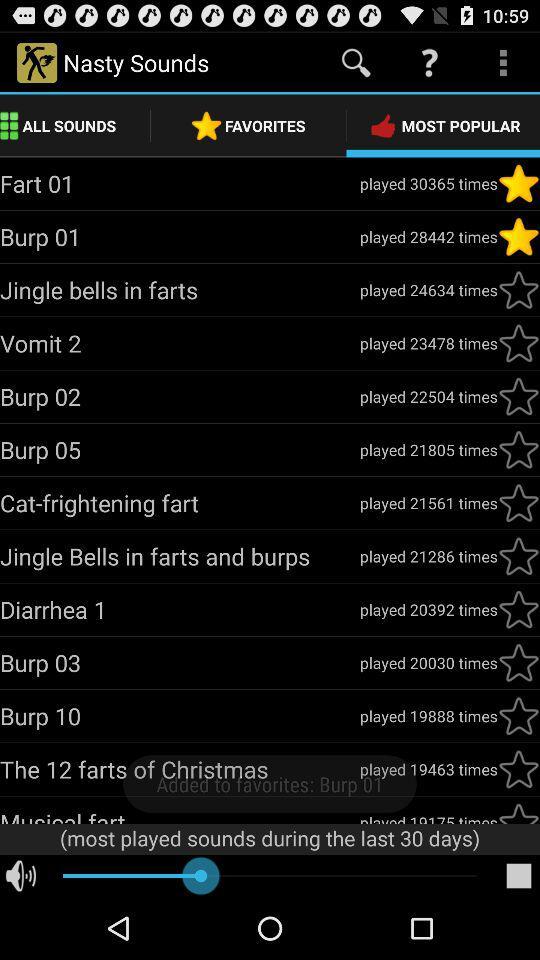  I want to click on favorite, so click(518, 812).